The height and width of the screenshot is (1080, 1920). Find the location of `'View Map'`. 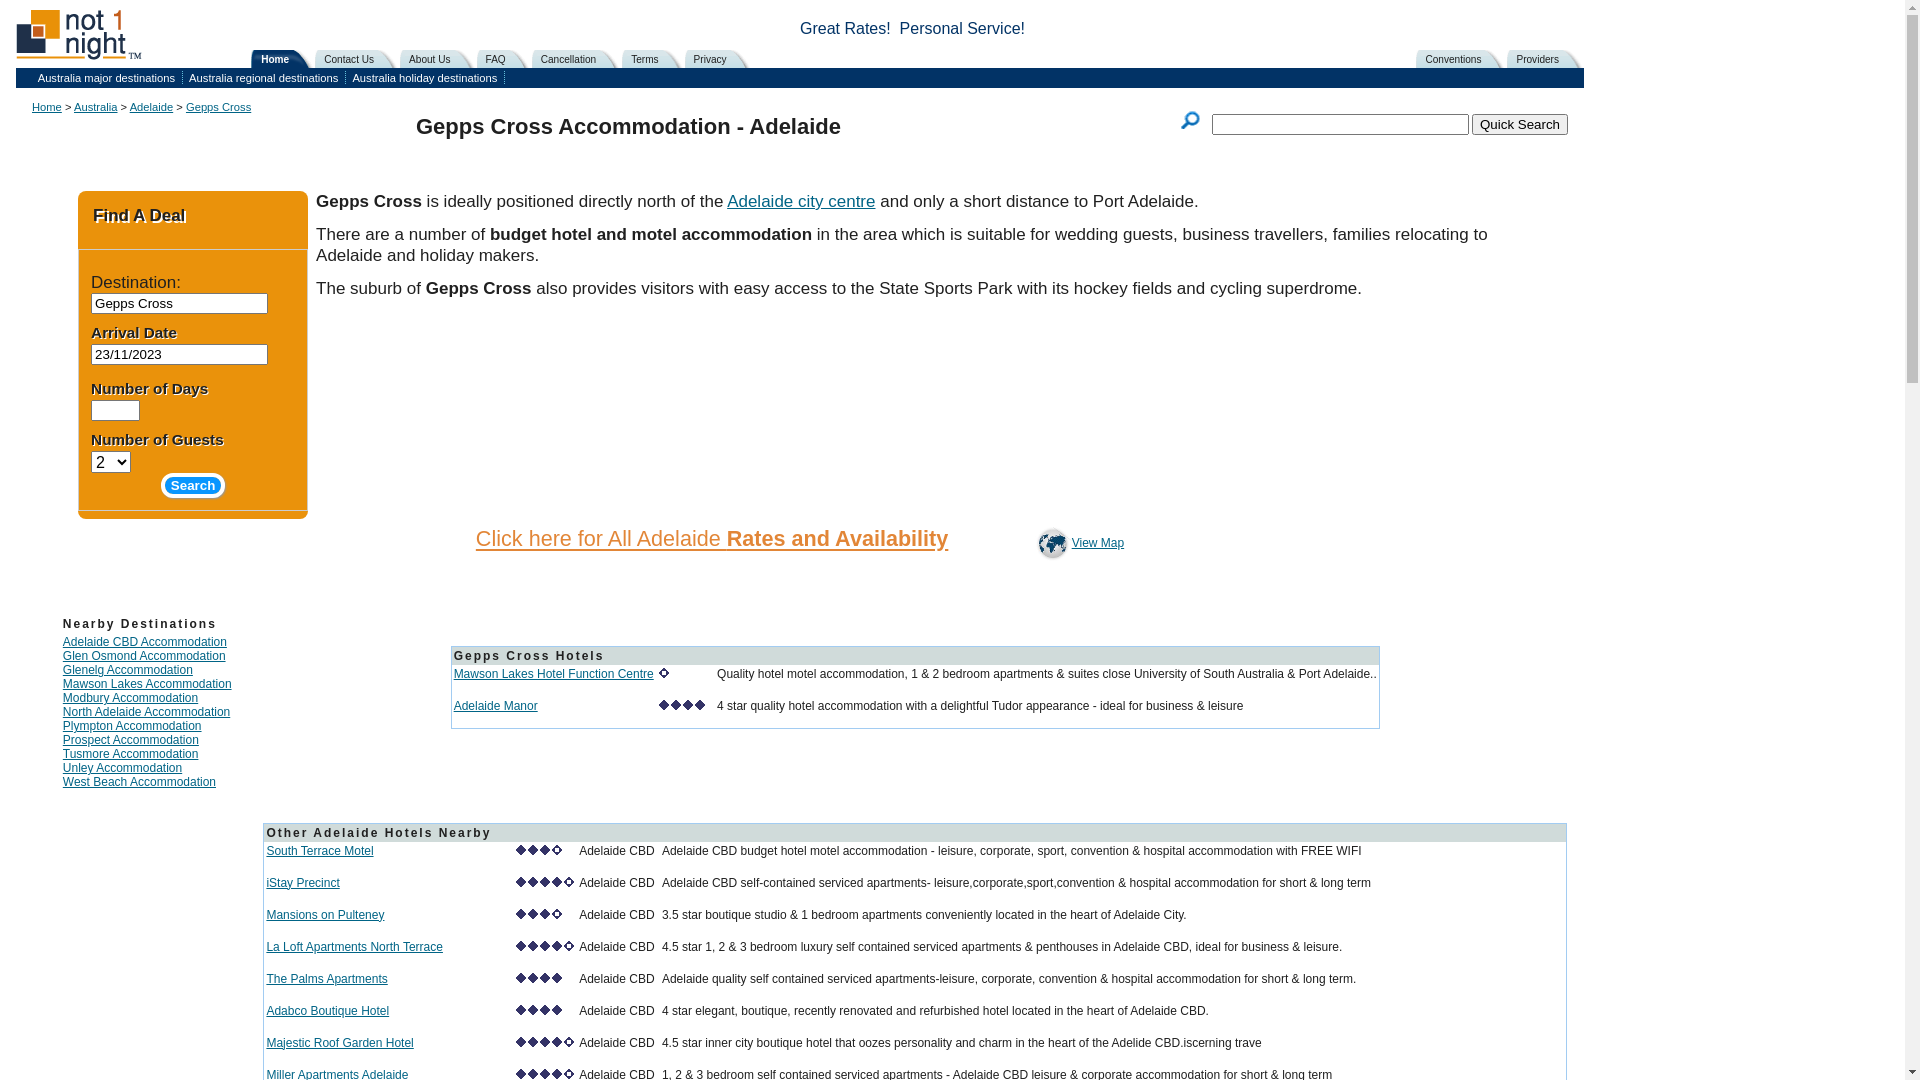

'View Map' is located at coordinates (1050, 543).